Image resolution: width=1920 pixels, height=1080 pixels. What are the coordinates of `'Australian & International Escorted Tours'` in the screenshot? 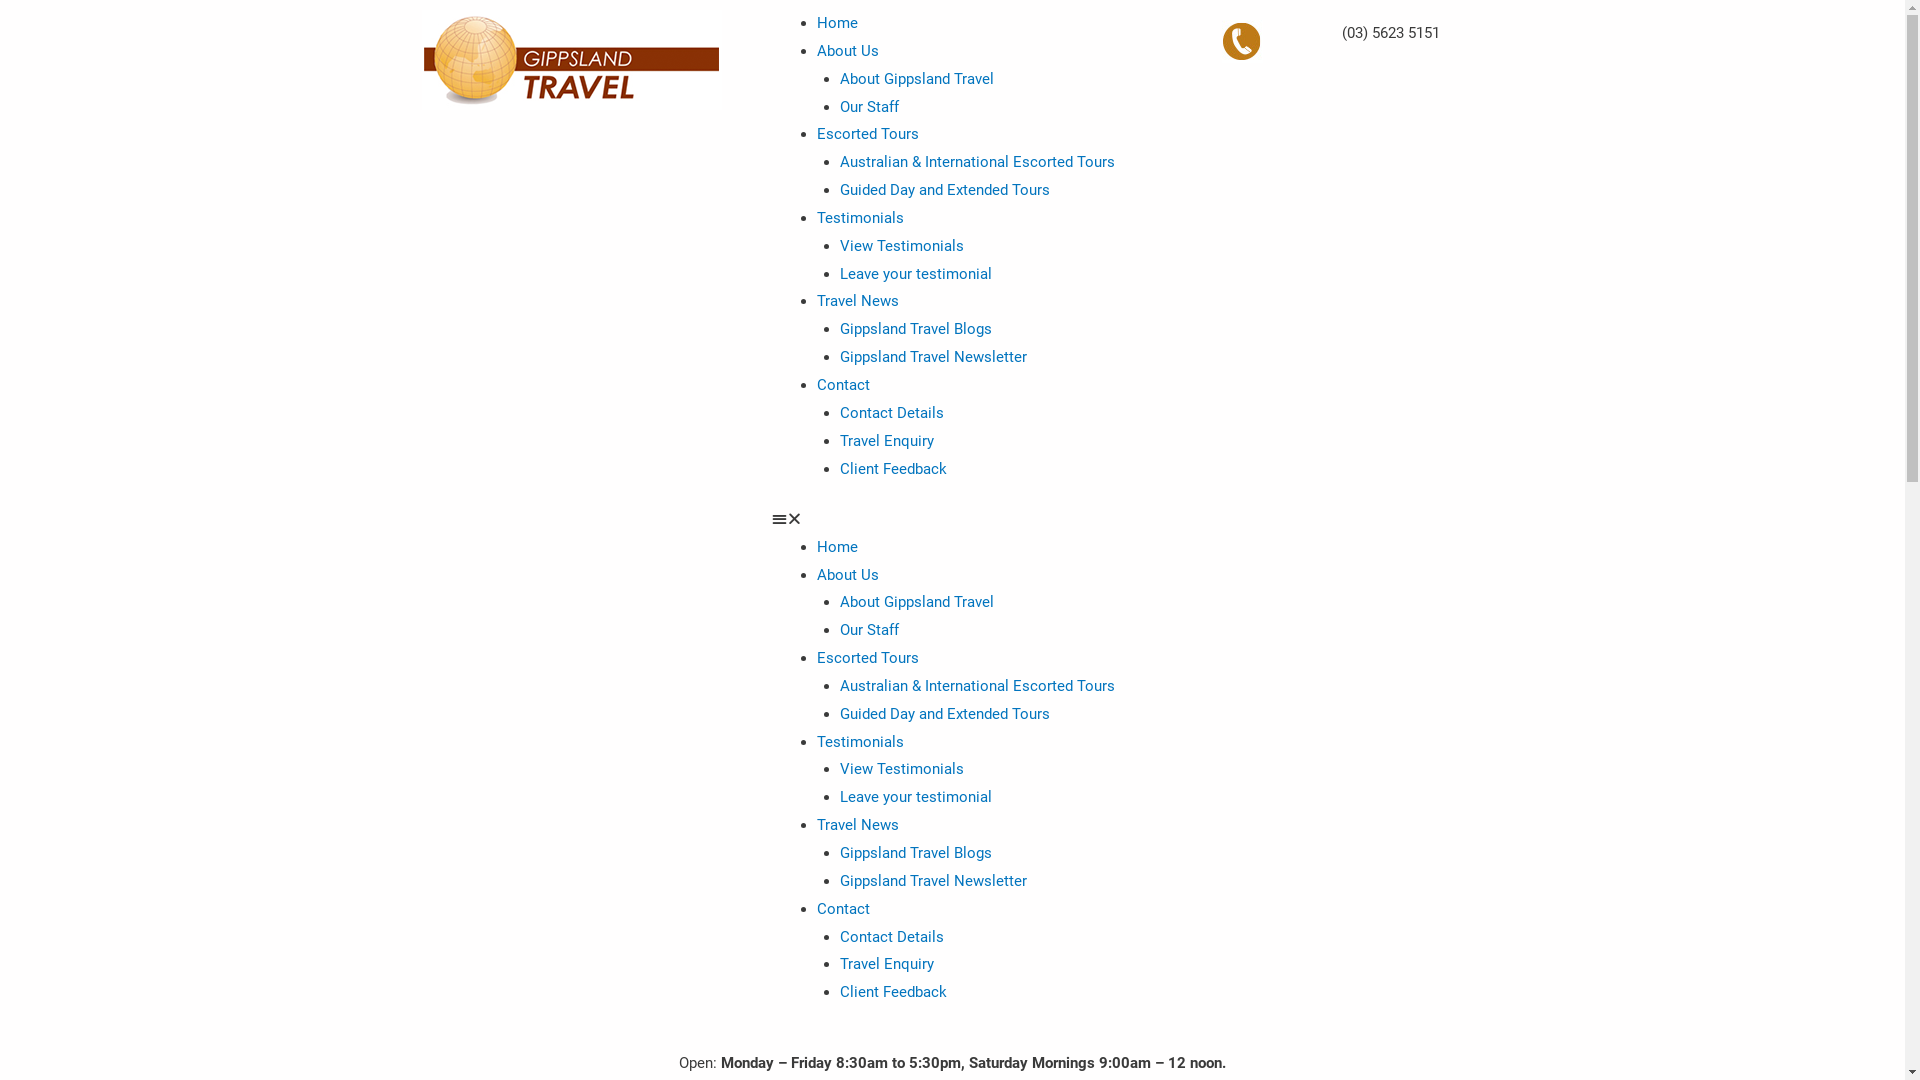 It's located at (977, 685).